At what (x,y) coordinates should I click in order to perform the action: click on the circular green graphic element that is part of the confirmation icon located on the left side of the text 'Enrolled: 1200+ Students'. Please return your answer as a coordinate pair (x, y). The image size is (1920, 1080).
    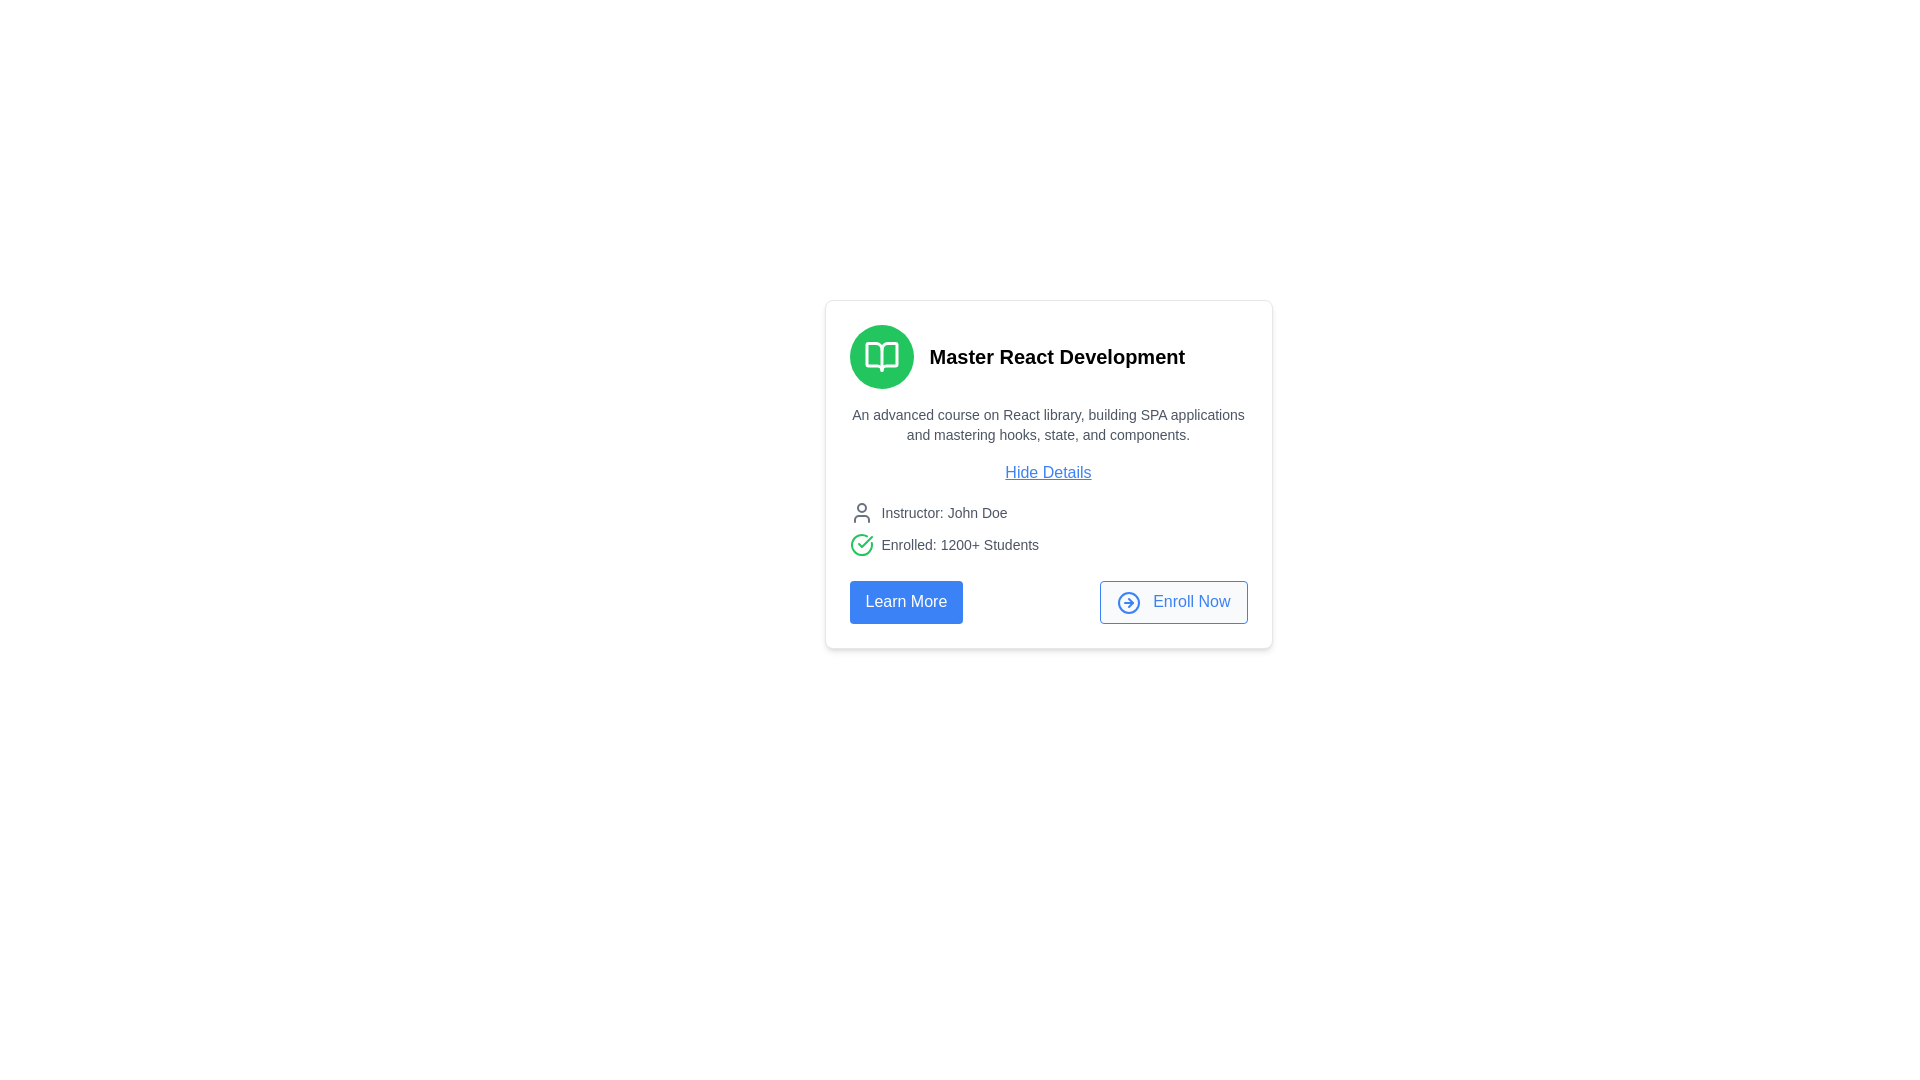
    Looking at the image, I should click on (861, 544).